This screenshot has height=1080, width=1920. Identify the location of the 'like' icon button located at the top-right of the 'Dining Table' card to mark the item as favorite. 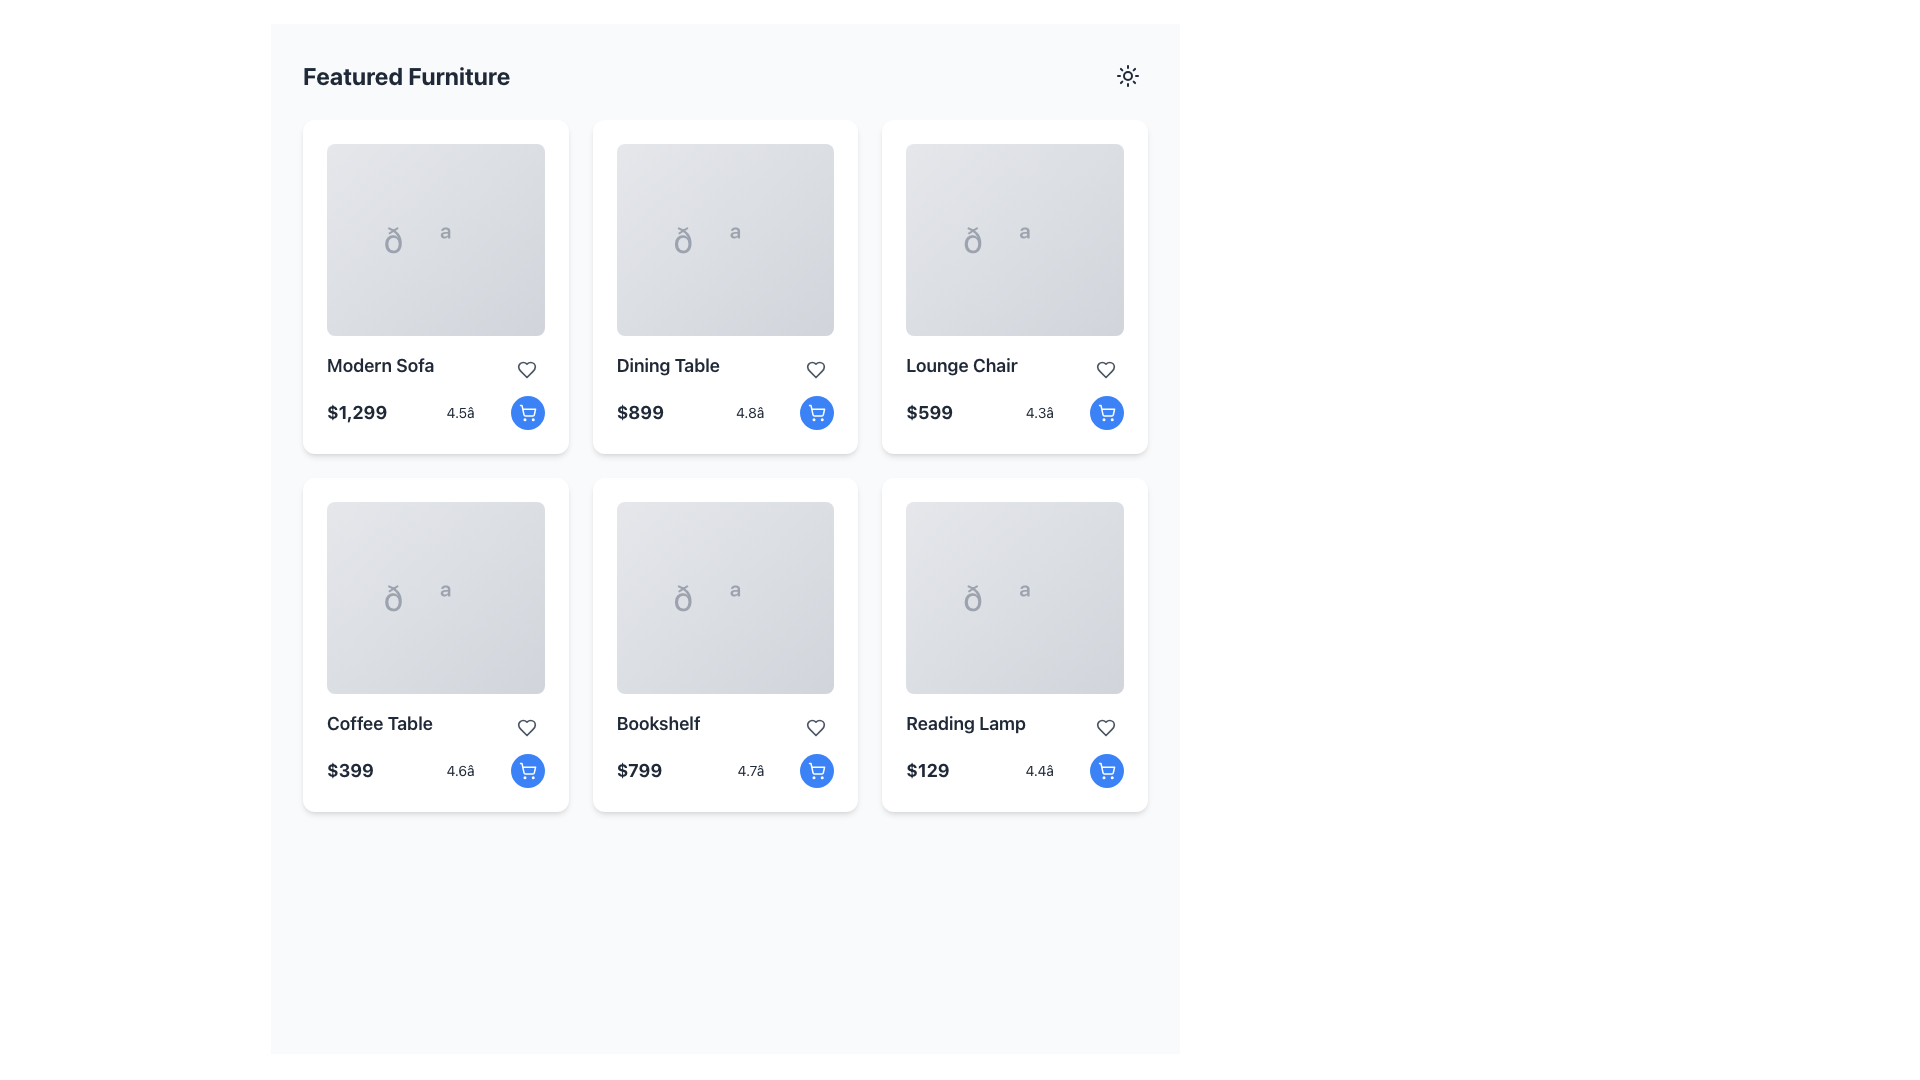
(816, 370).